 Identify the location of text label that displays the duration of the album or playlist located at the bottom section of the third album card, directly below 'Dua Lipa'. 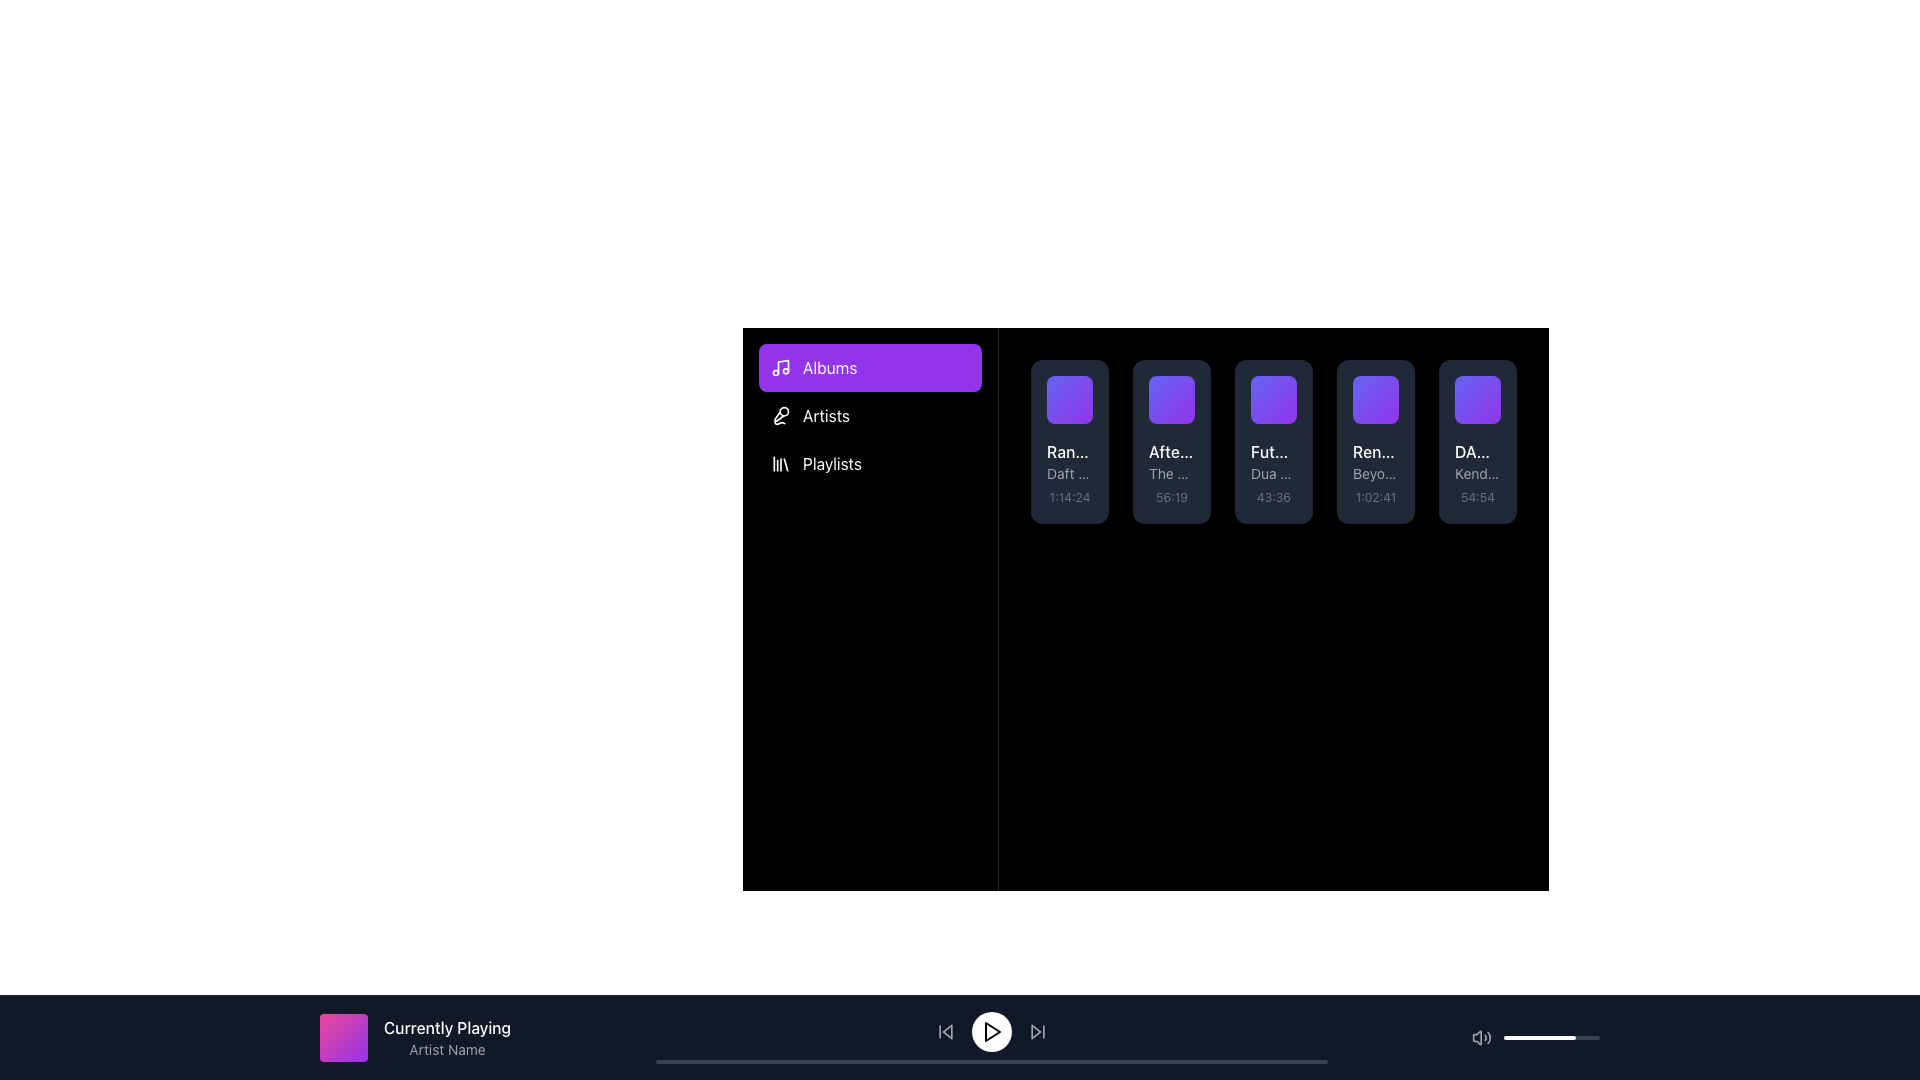
(1272, 496).